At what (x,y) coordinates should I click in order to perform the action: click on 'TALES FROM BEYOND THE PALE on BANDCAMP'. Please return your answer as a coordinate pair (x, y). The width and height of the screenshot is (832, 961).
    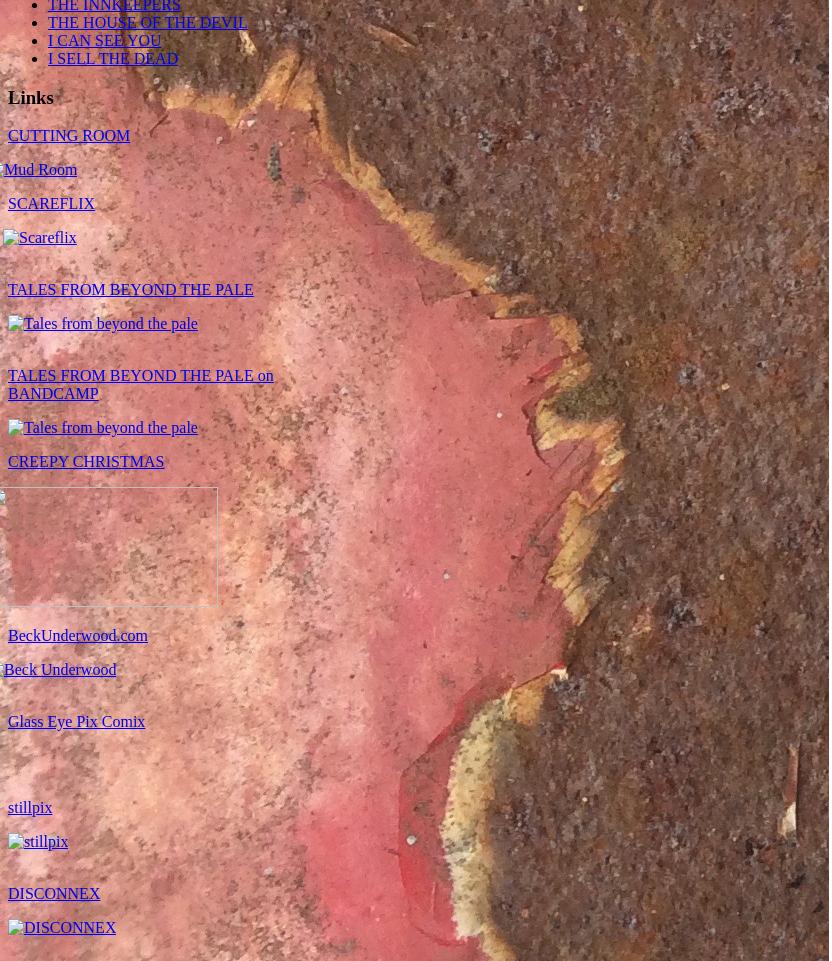
    Looking at the image, I should click on (140, 384).